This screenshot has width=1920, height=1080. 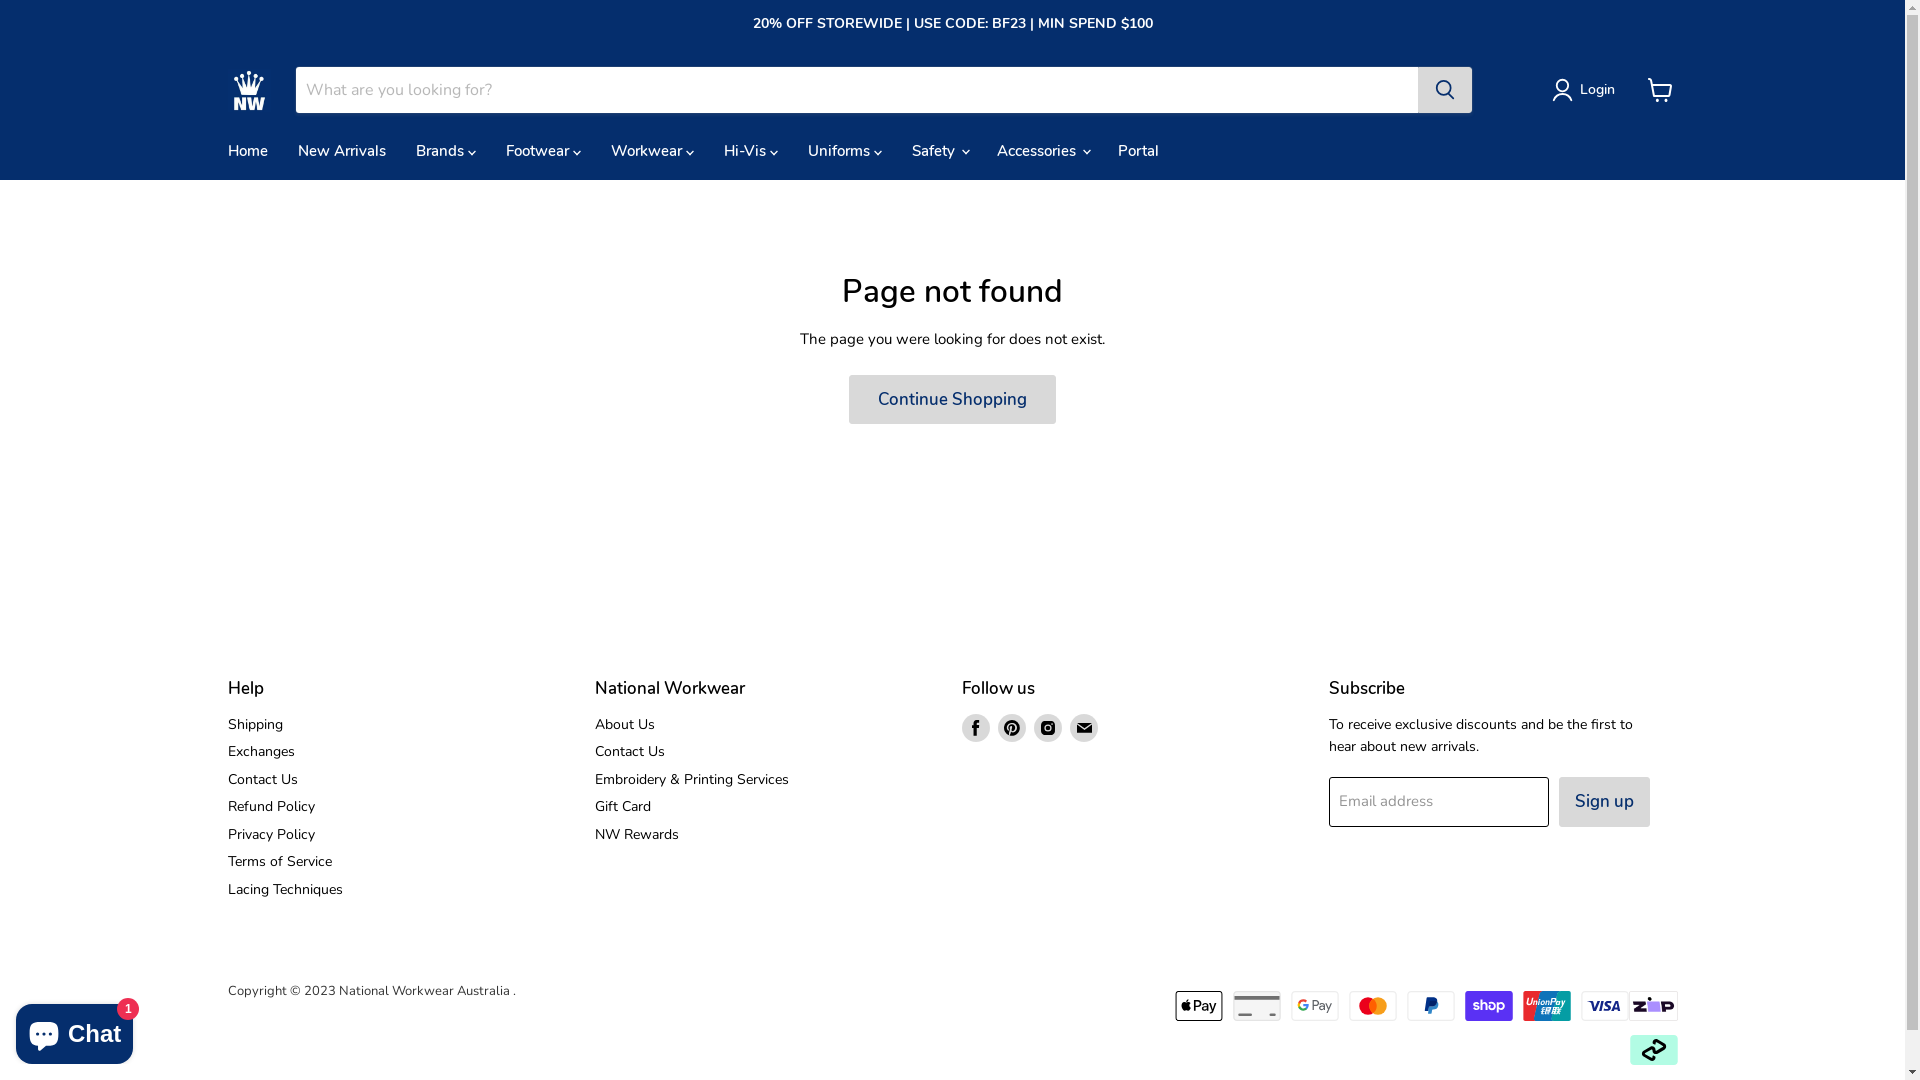 What do you see at coordinates (254, 724) in the screenshot?
I see `'Shipping'` at bounding box center [254, 724].